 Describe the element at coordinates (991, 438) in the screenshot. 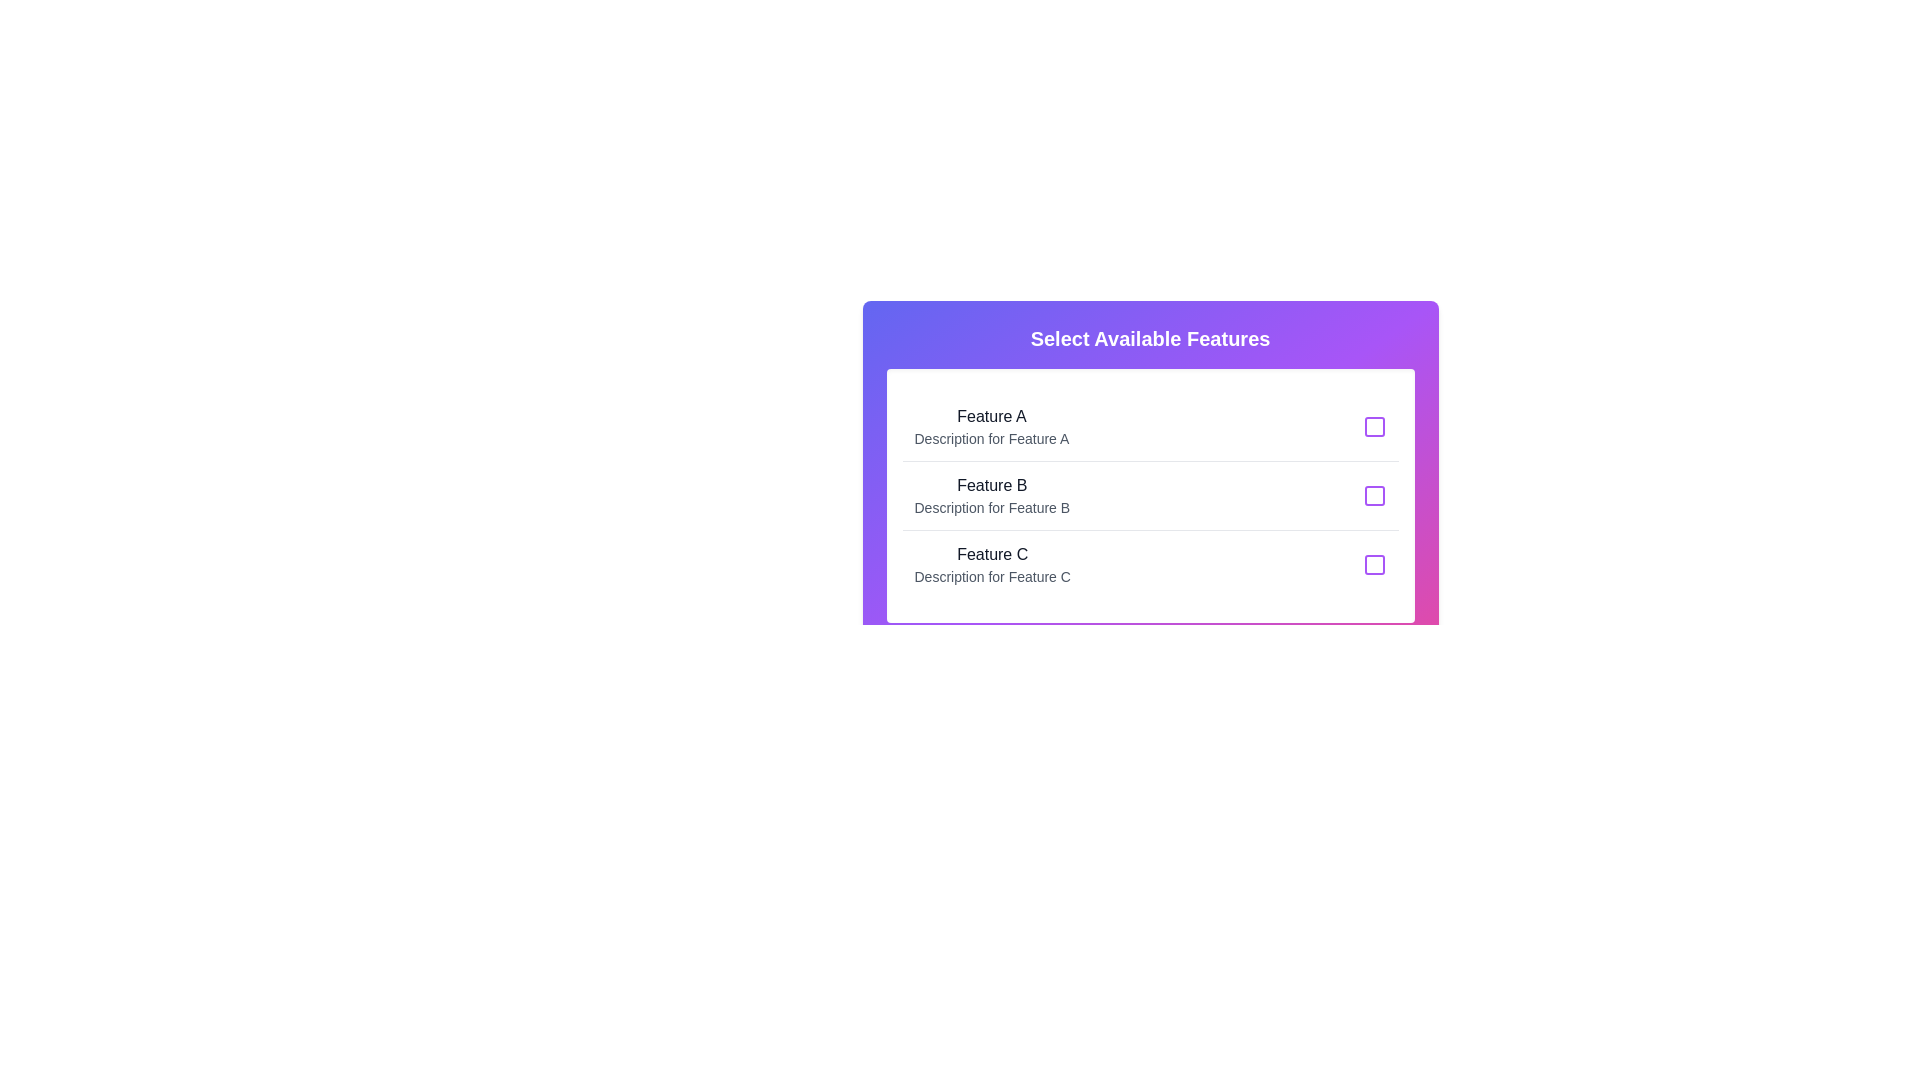

I see `the text label that reads 'Description for Feature A', which is positioned directly below the title 'Feature A' in the 'Select Available Features' section` at that location.